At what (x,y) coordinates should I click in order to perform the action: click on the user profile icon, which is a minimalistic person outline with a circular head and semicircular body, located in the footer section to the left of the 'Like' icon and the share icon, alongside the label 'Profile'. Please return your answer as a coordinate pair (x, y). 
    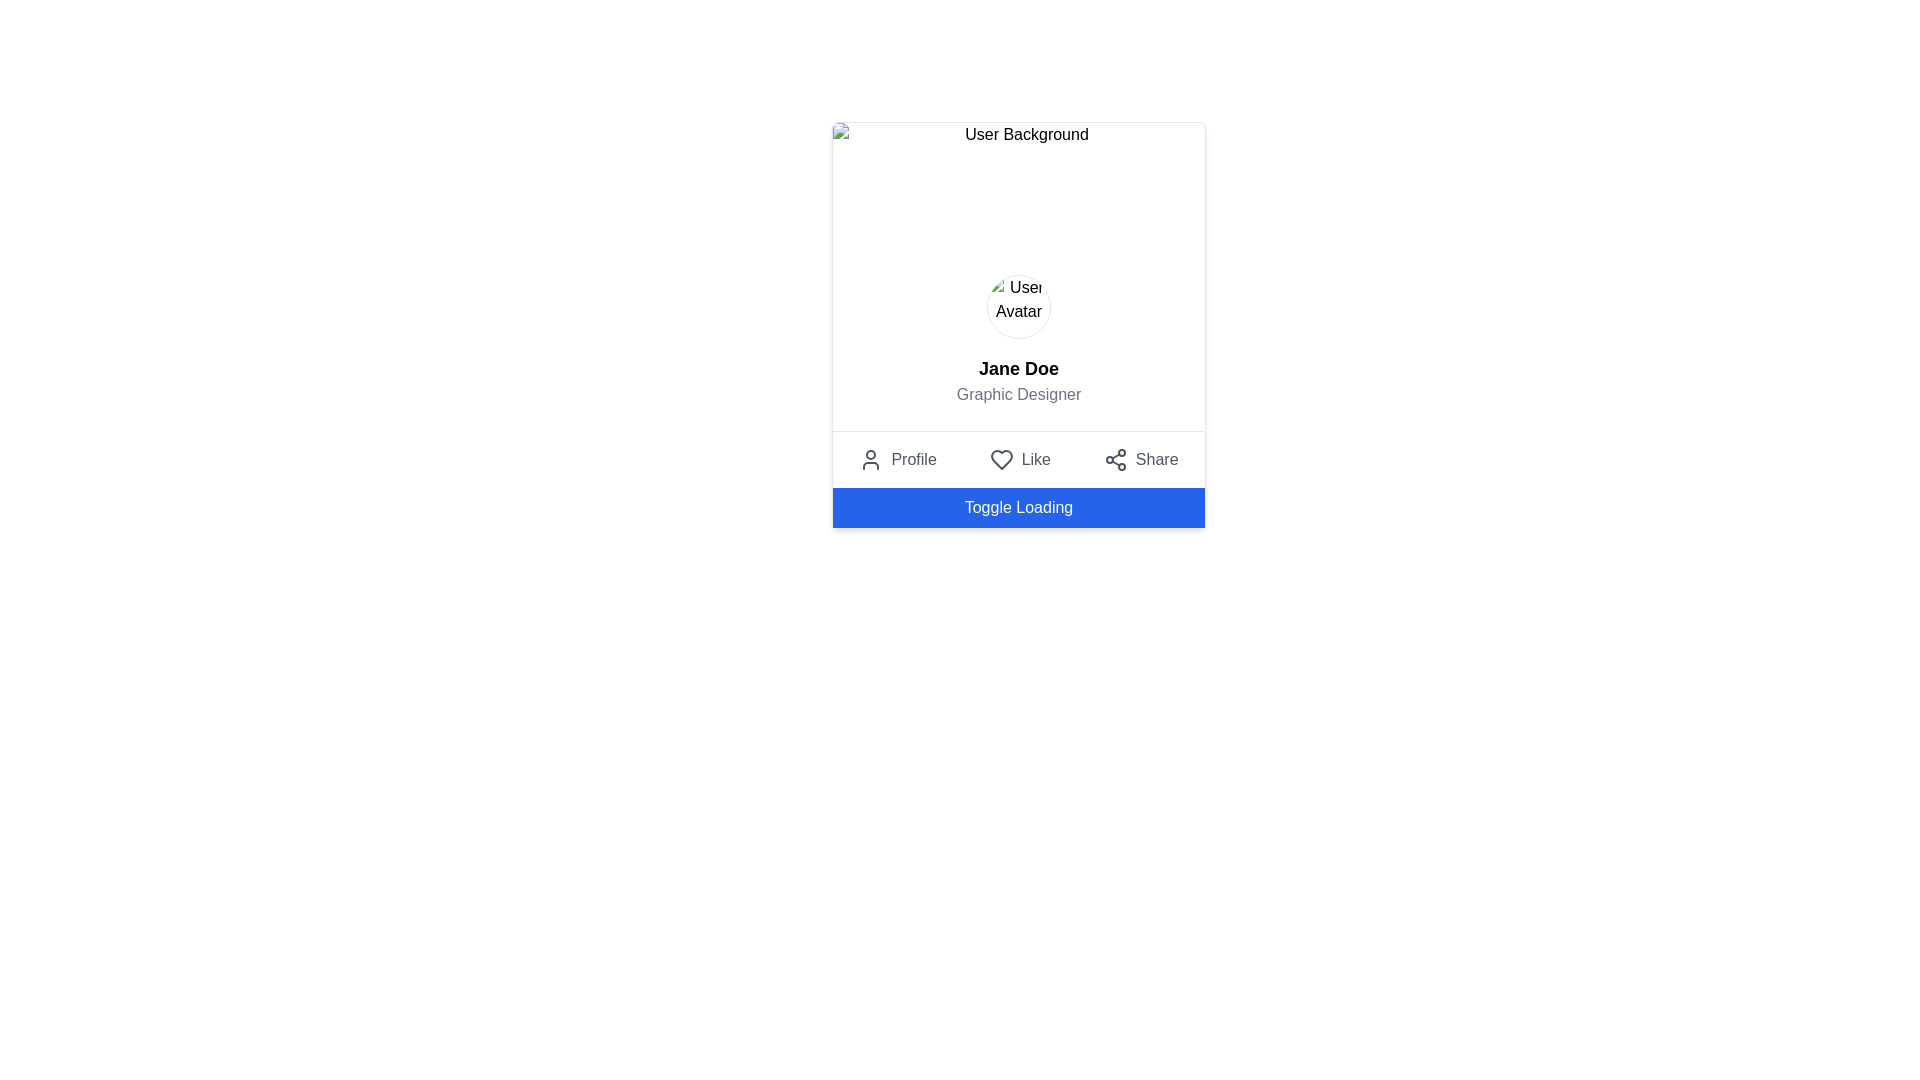
    Looking at the image, I should click on (871, 459).